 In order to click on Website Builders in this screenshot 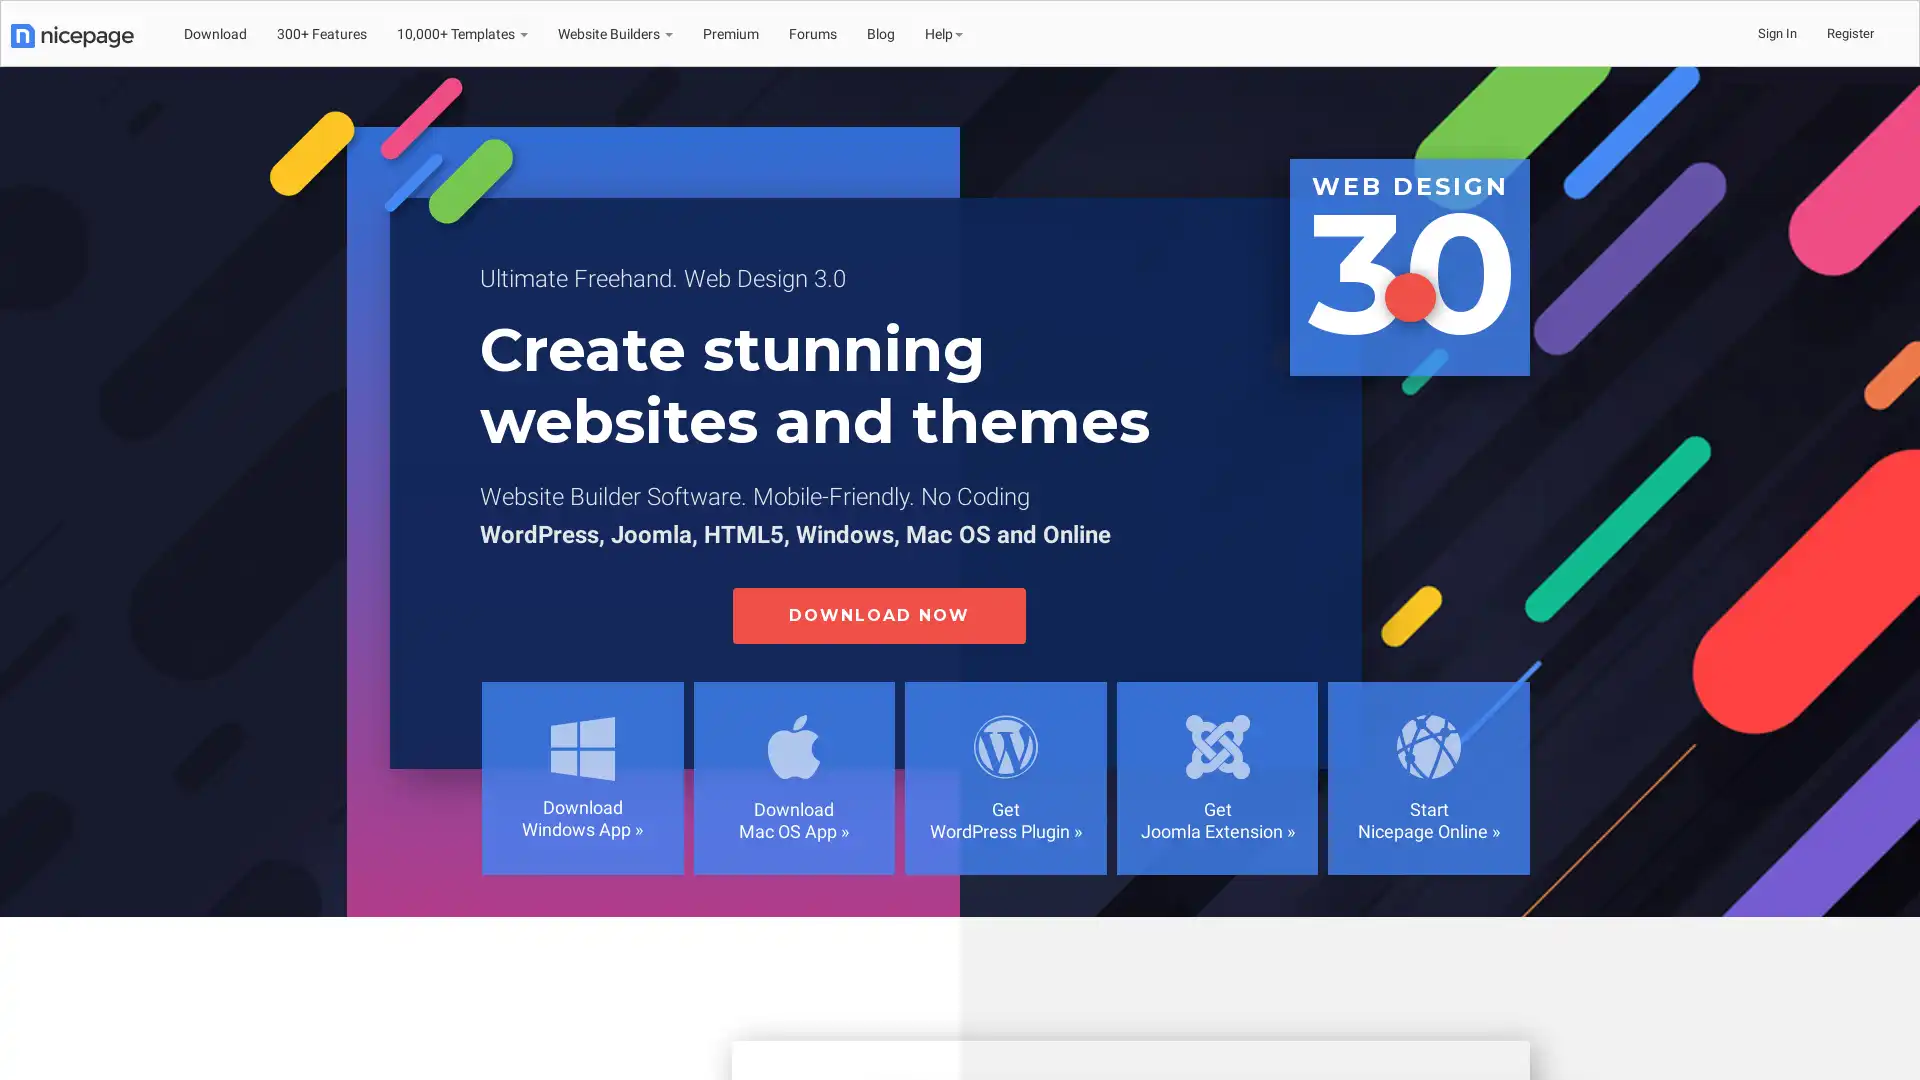, I will do `click(614, 34)`.